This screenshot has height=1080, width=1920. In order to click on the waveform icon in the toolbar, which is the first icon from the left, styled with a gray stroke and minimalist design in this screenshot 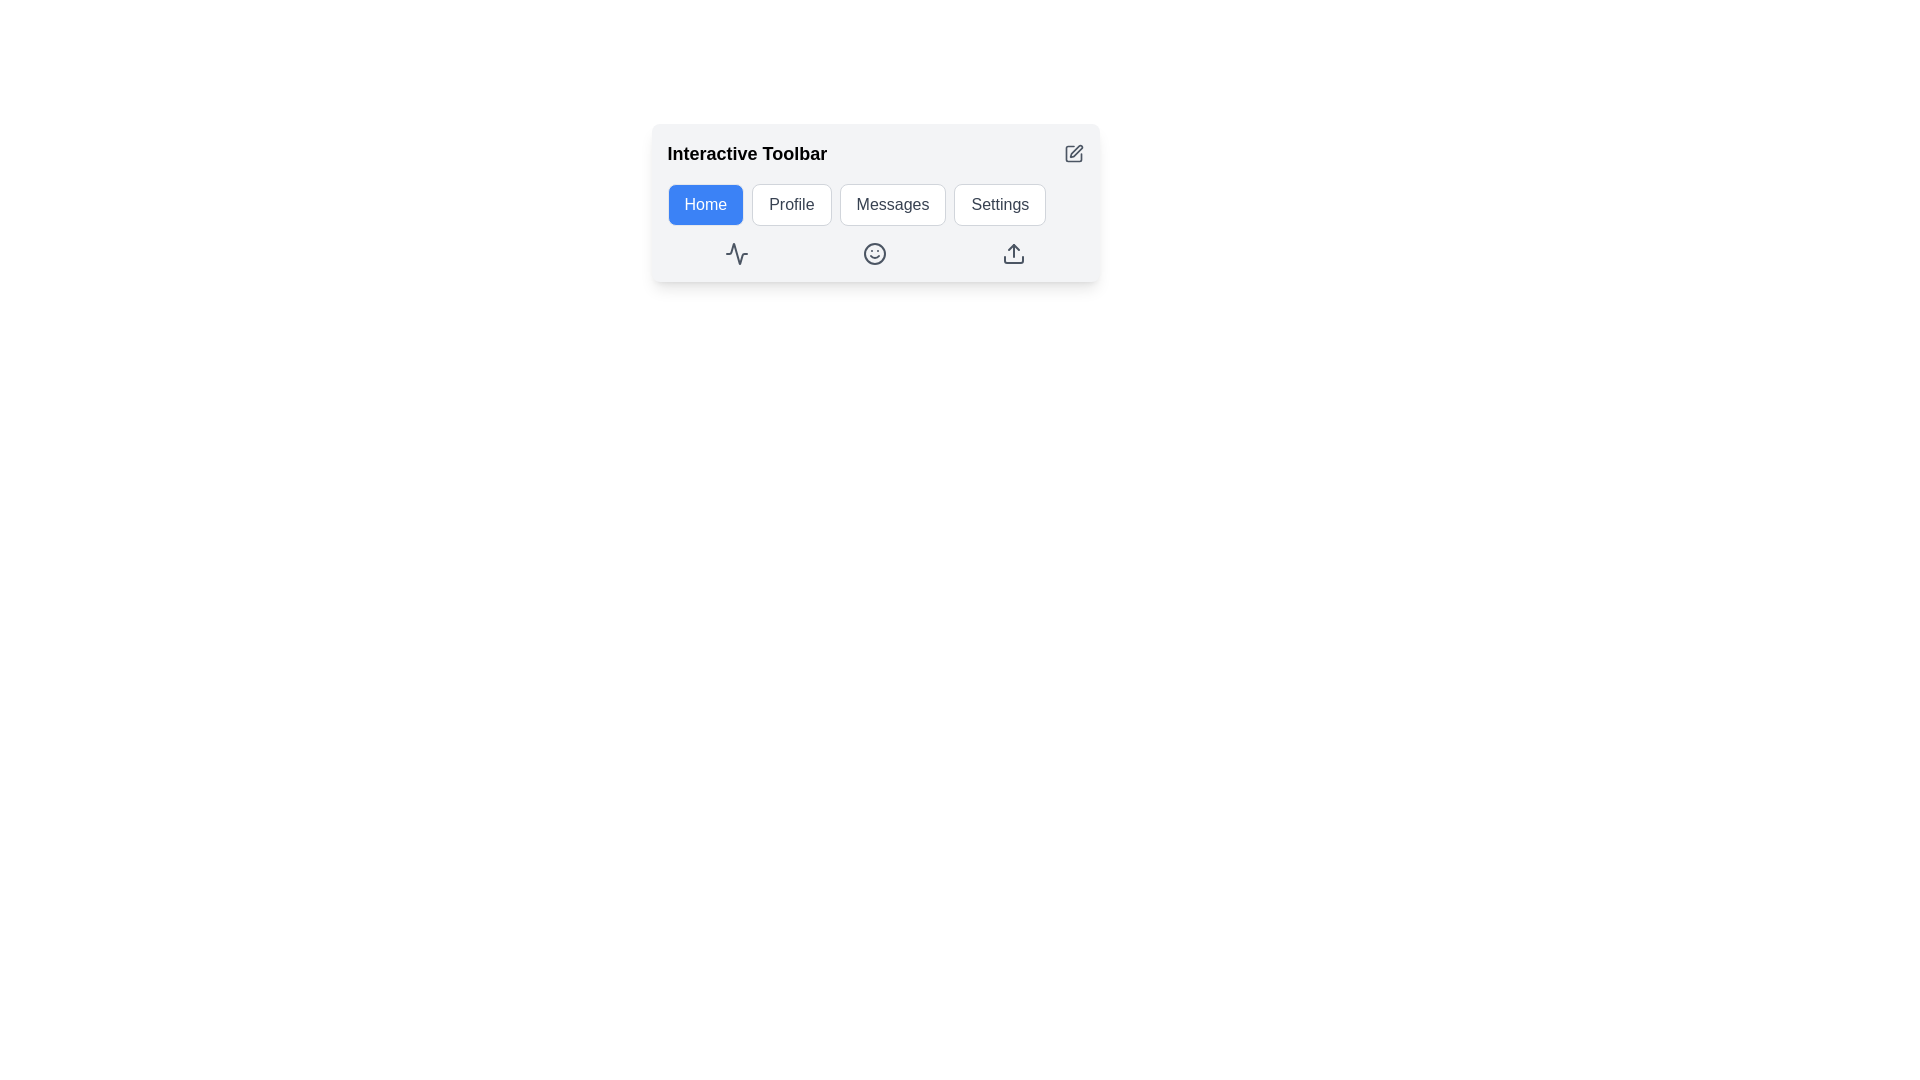, I will do `click(735, 253)`.